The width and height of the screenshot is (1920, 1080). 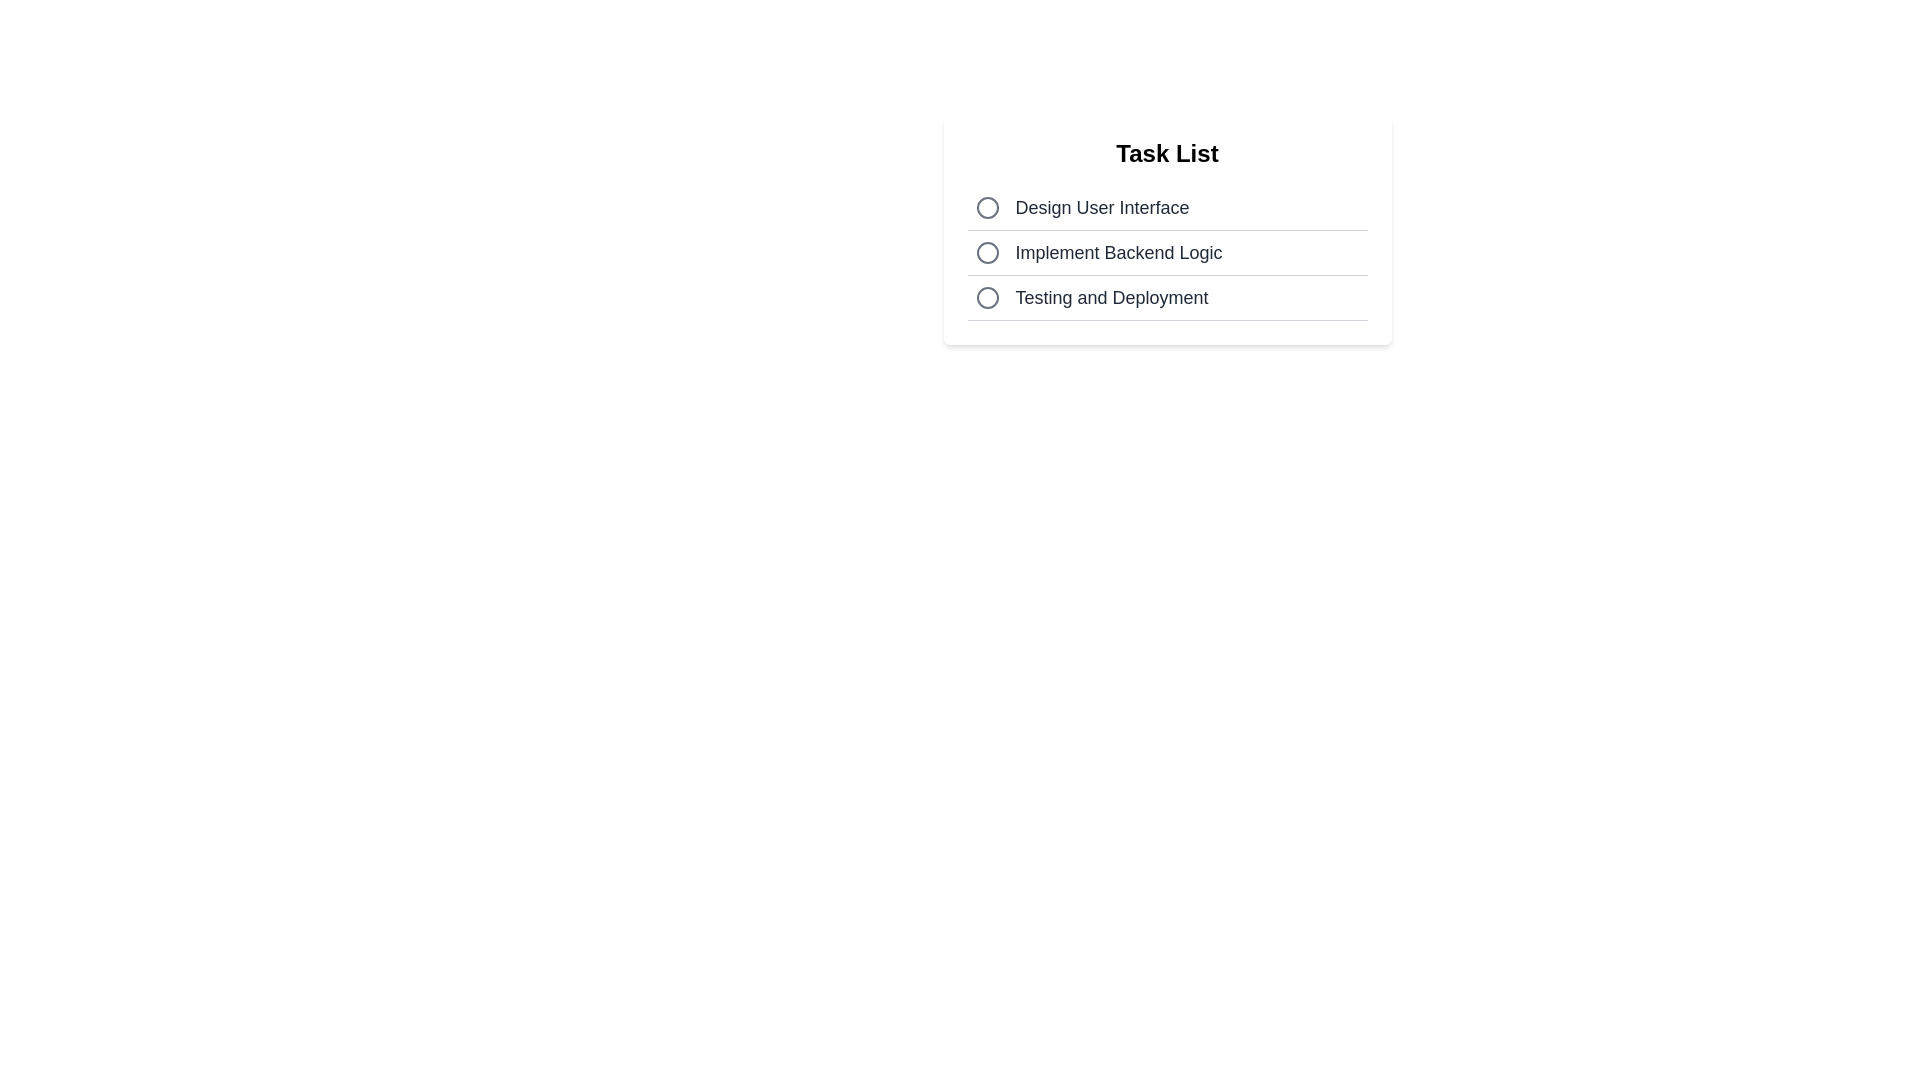 What do you see at coordinates (1111, 297) in the screenshot?
I see `the text label that provides the title or description of the associated task in the list, located on the third line and immediately to the right of a circular button` at bounding box center [1111, 297].